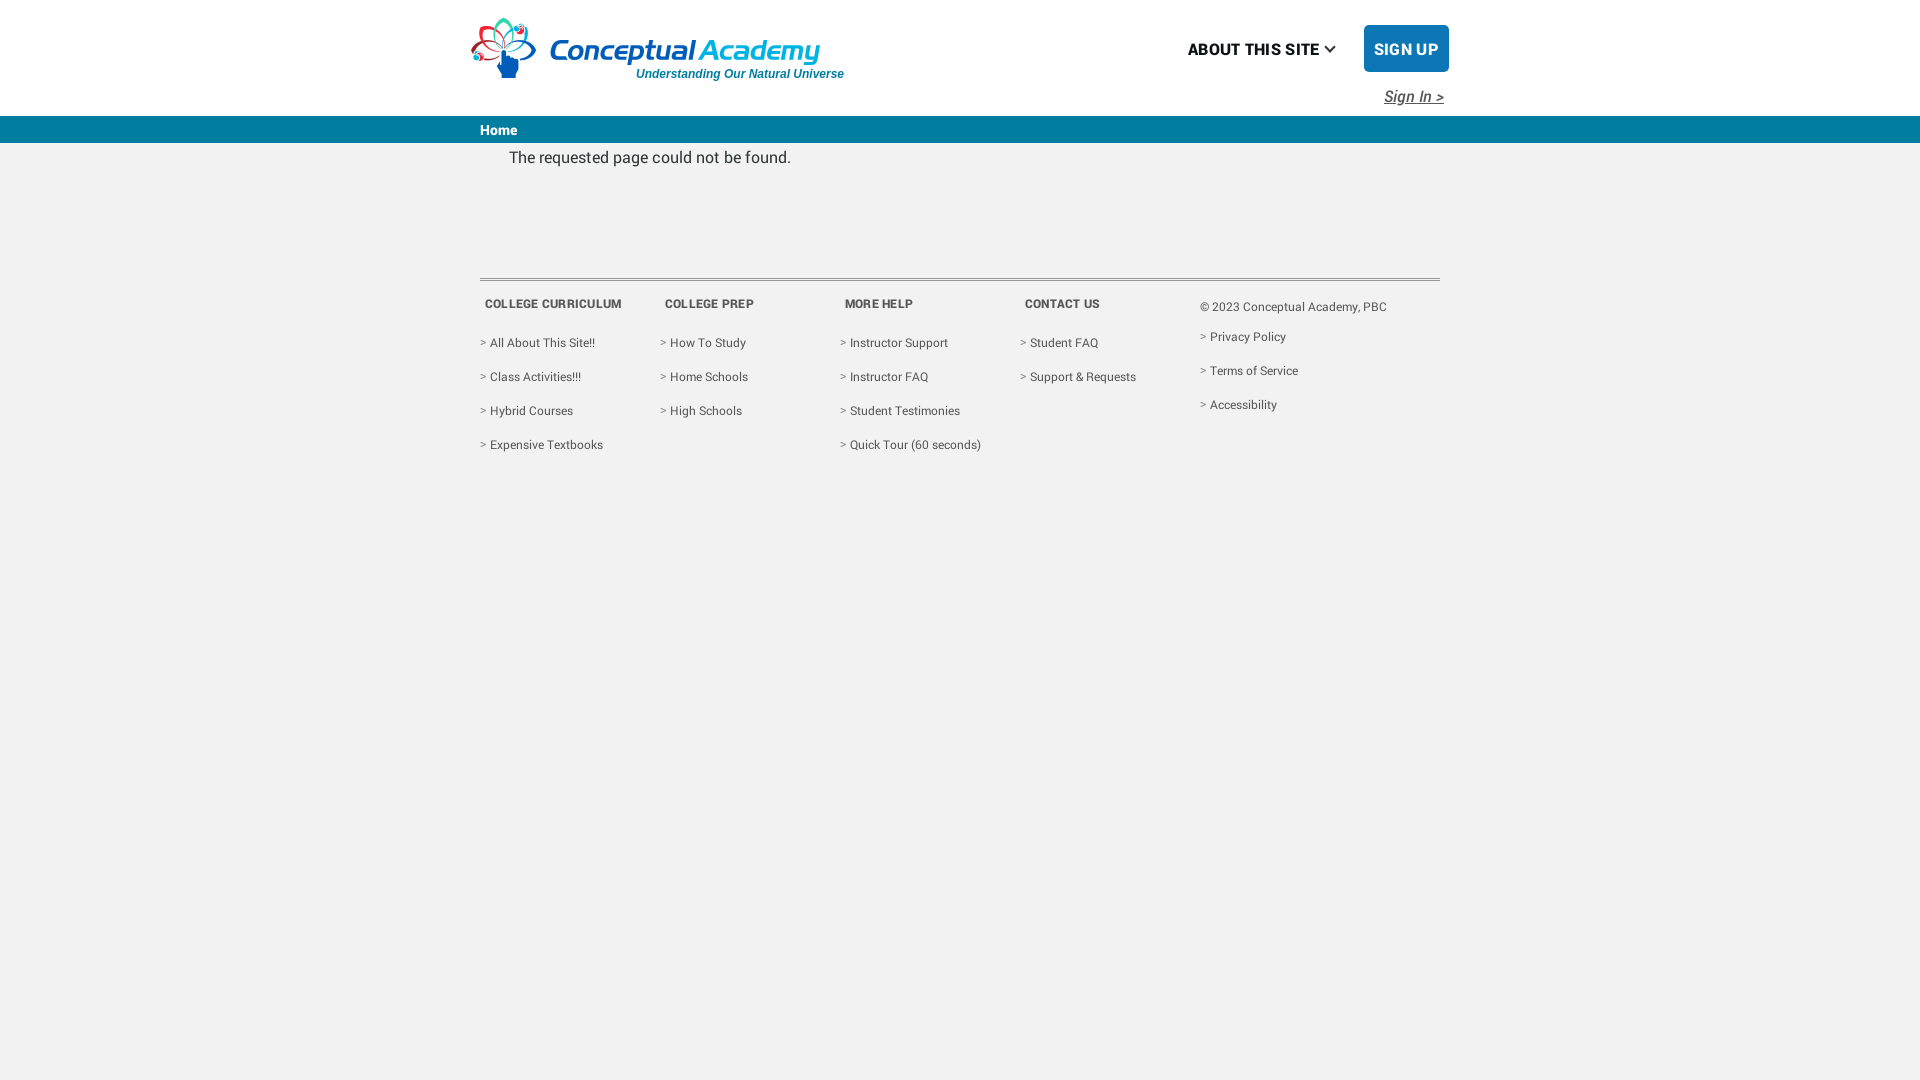 This screenshot has width=1920, height=1080. Describe the element at coordinates (1405, 47) in the screenshot. I see `'SIGN UP'` at that location.